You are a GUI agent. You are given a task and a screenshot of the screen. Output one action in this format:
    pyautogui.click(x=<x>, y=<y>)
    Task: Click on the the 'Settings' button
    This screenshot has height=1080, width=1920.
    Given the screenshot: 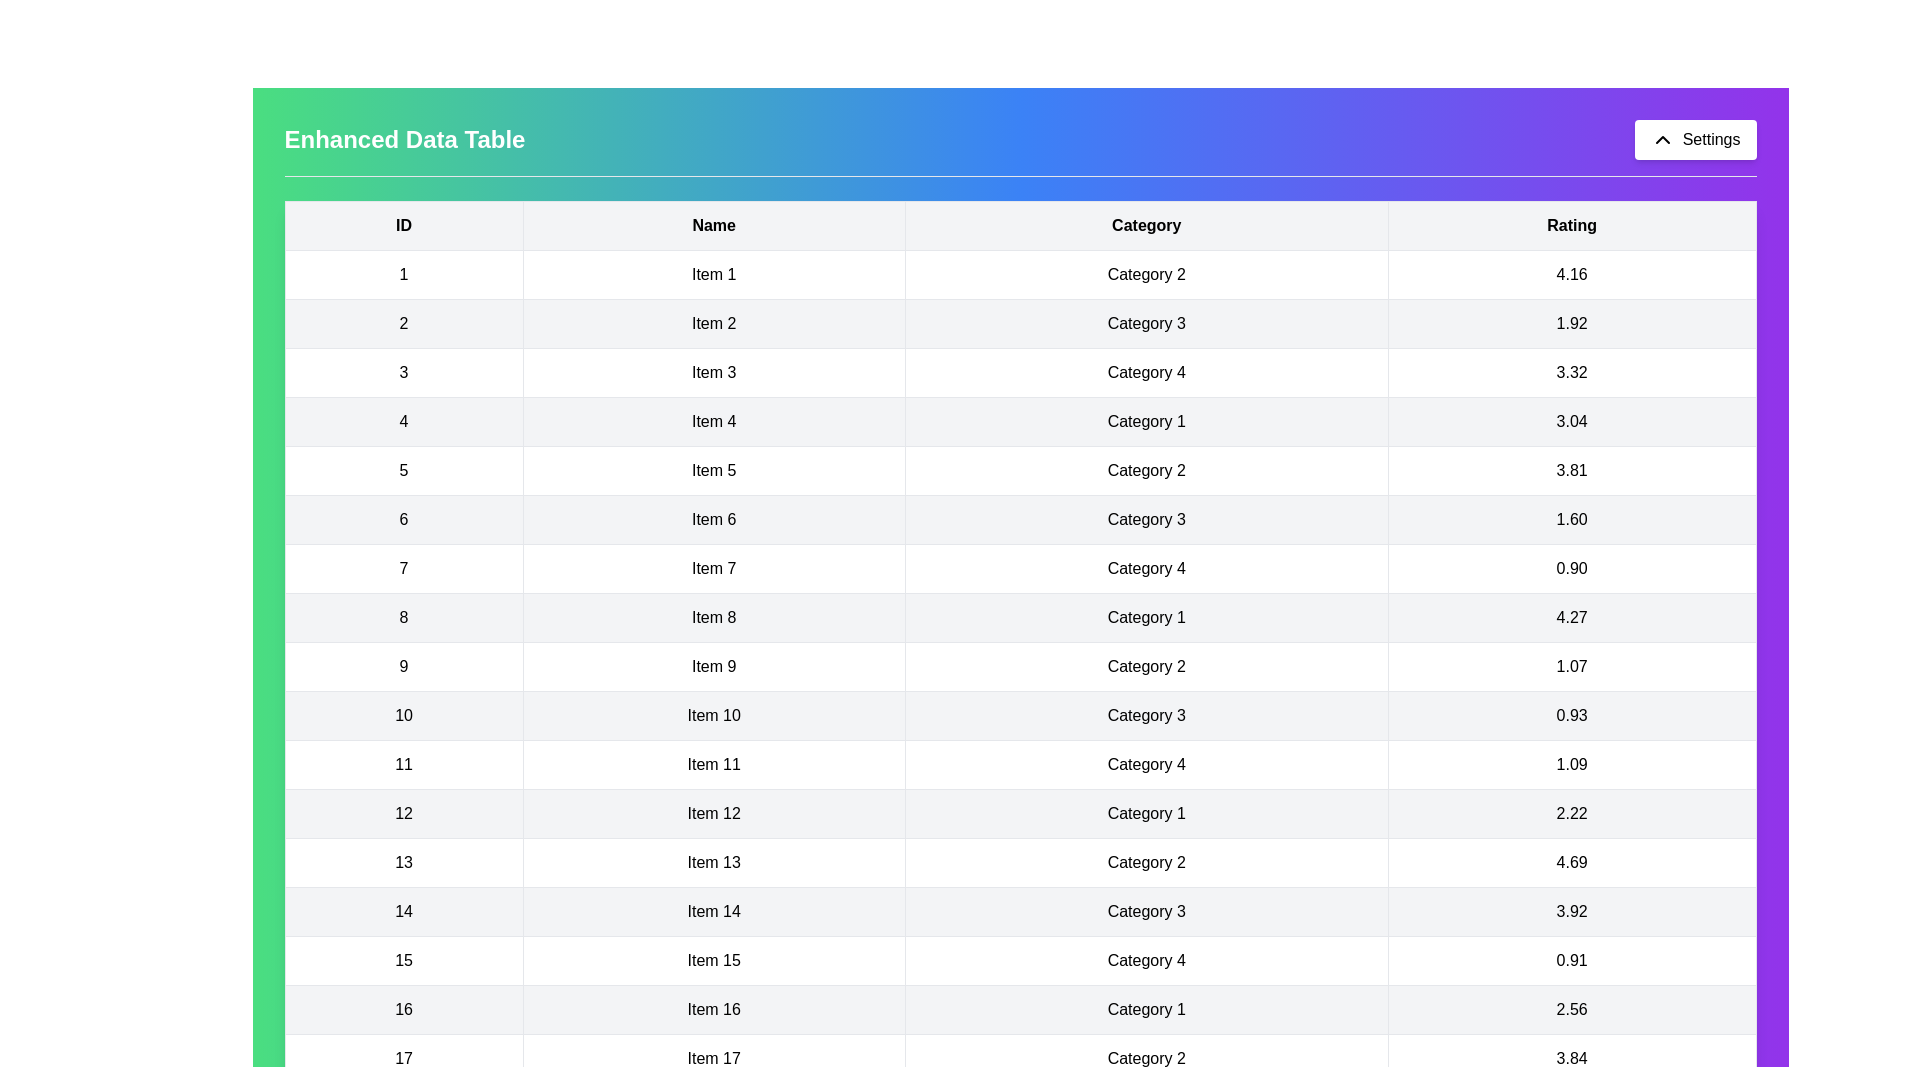 What is the action you would take?
    pyautogui.click(x=1694, y=138)
    